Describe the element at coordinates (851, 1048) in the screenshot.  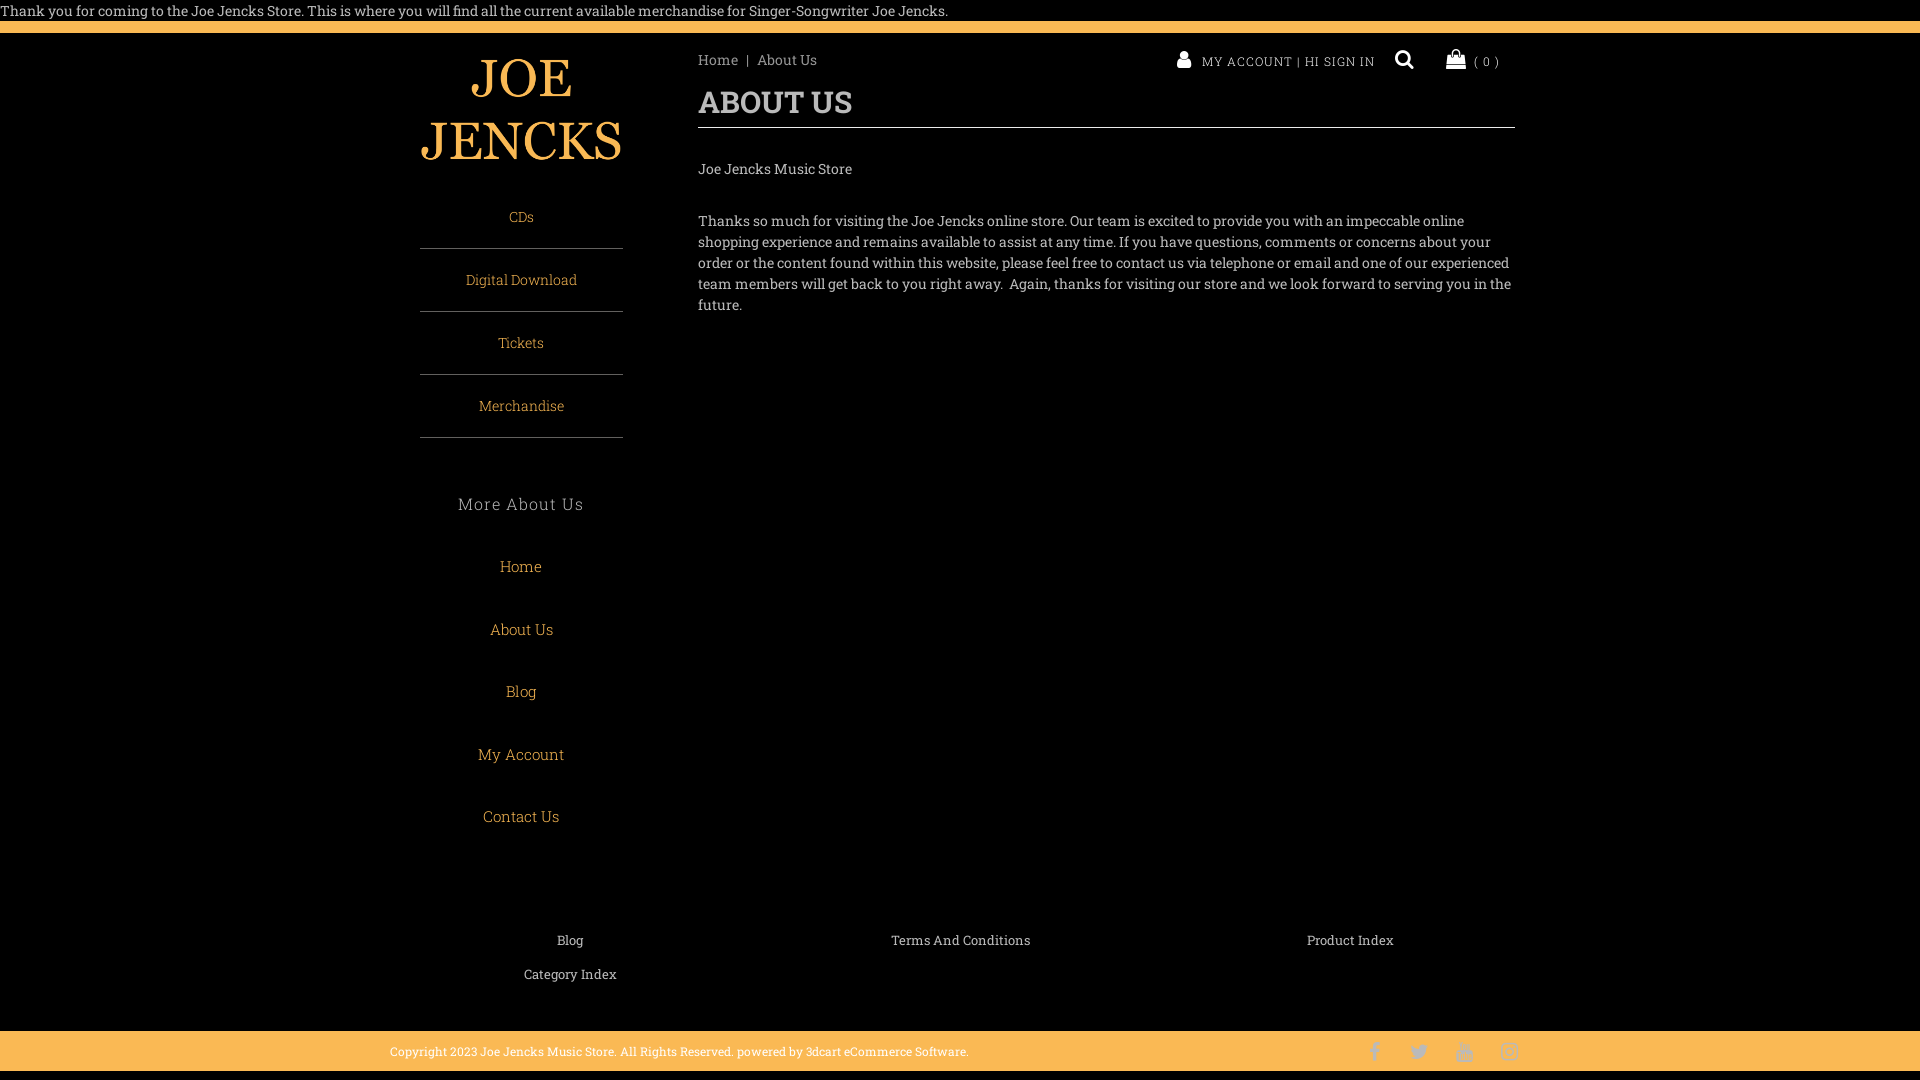
I see `'powered by 3dcart eCommerce Software'` at that location.